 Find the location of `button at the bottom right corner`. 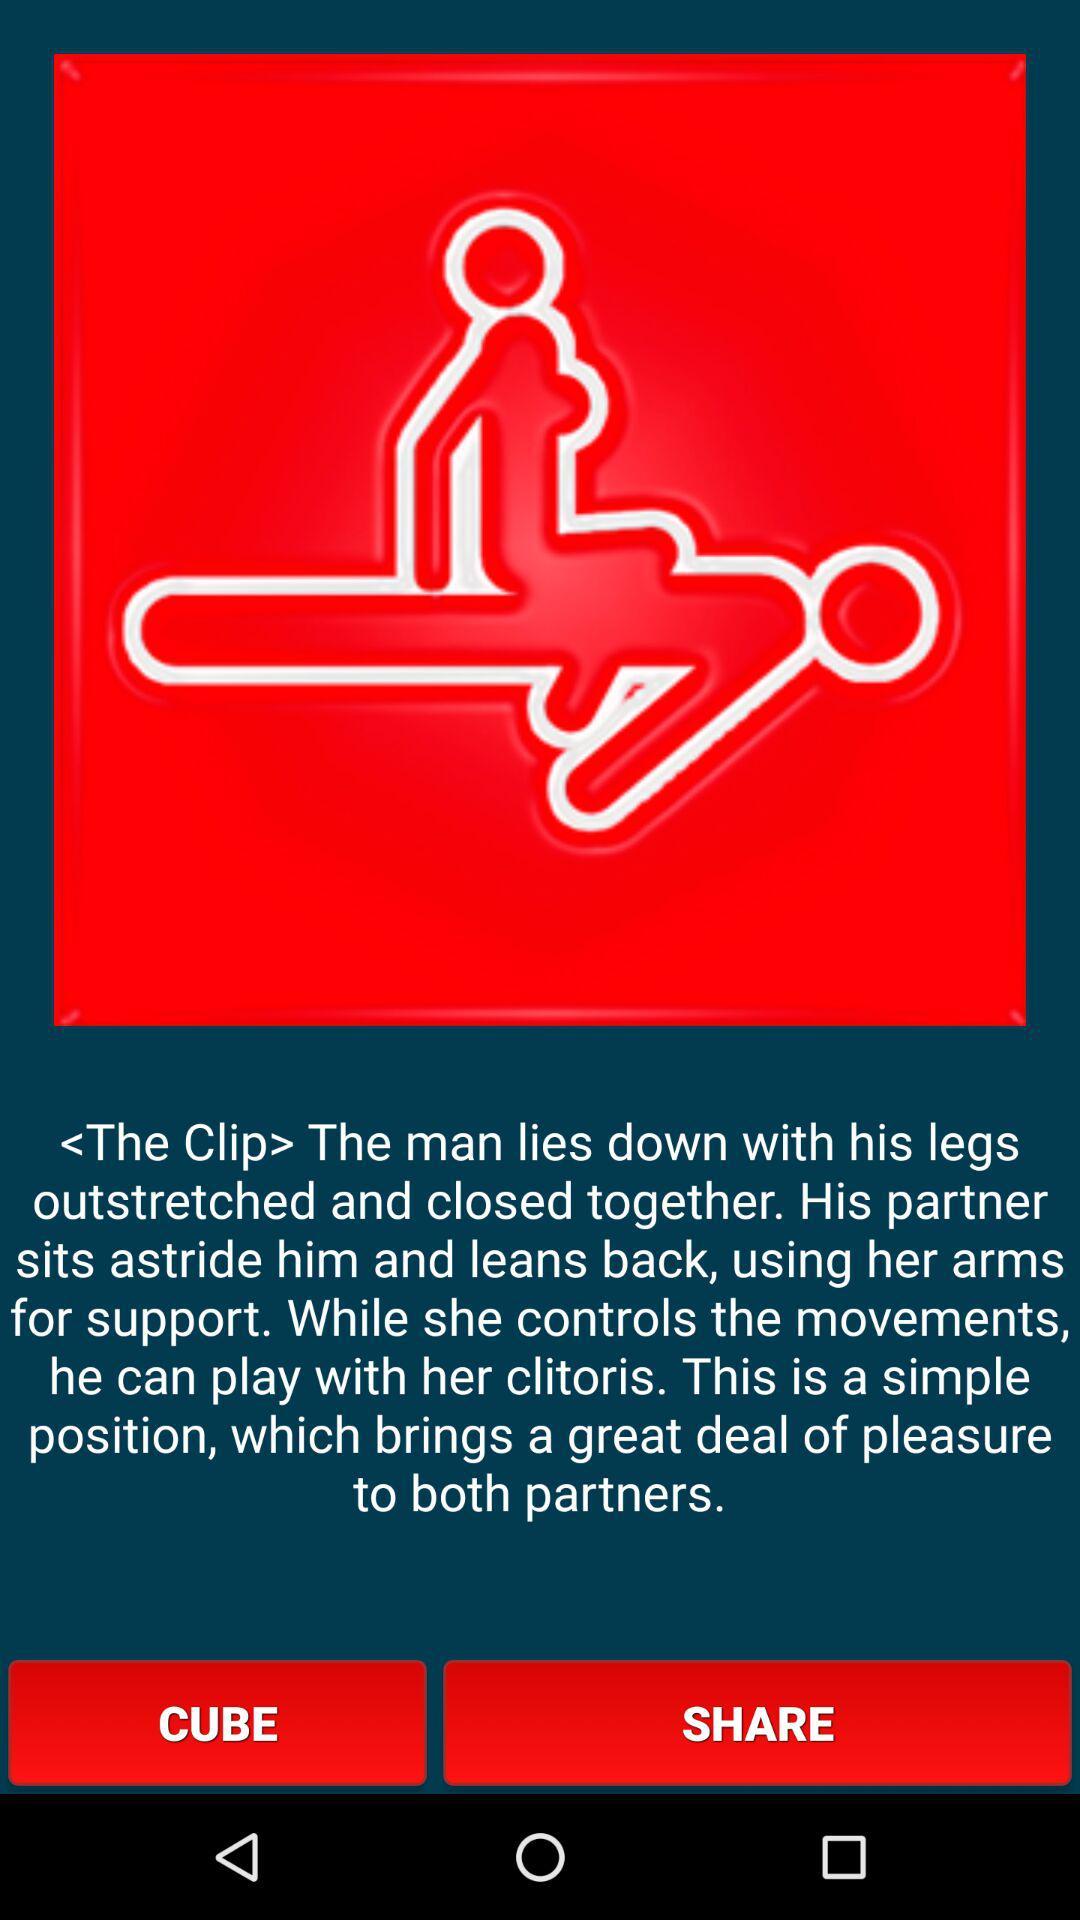

button at the bottom right corner is located at coordinates (757, 1721).